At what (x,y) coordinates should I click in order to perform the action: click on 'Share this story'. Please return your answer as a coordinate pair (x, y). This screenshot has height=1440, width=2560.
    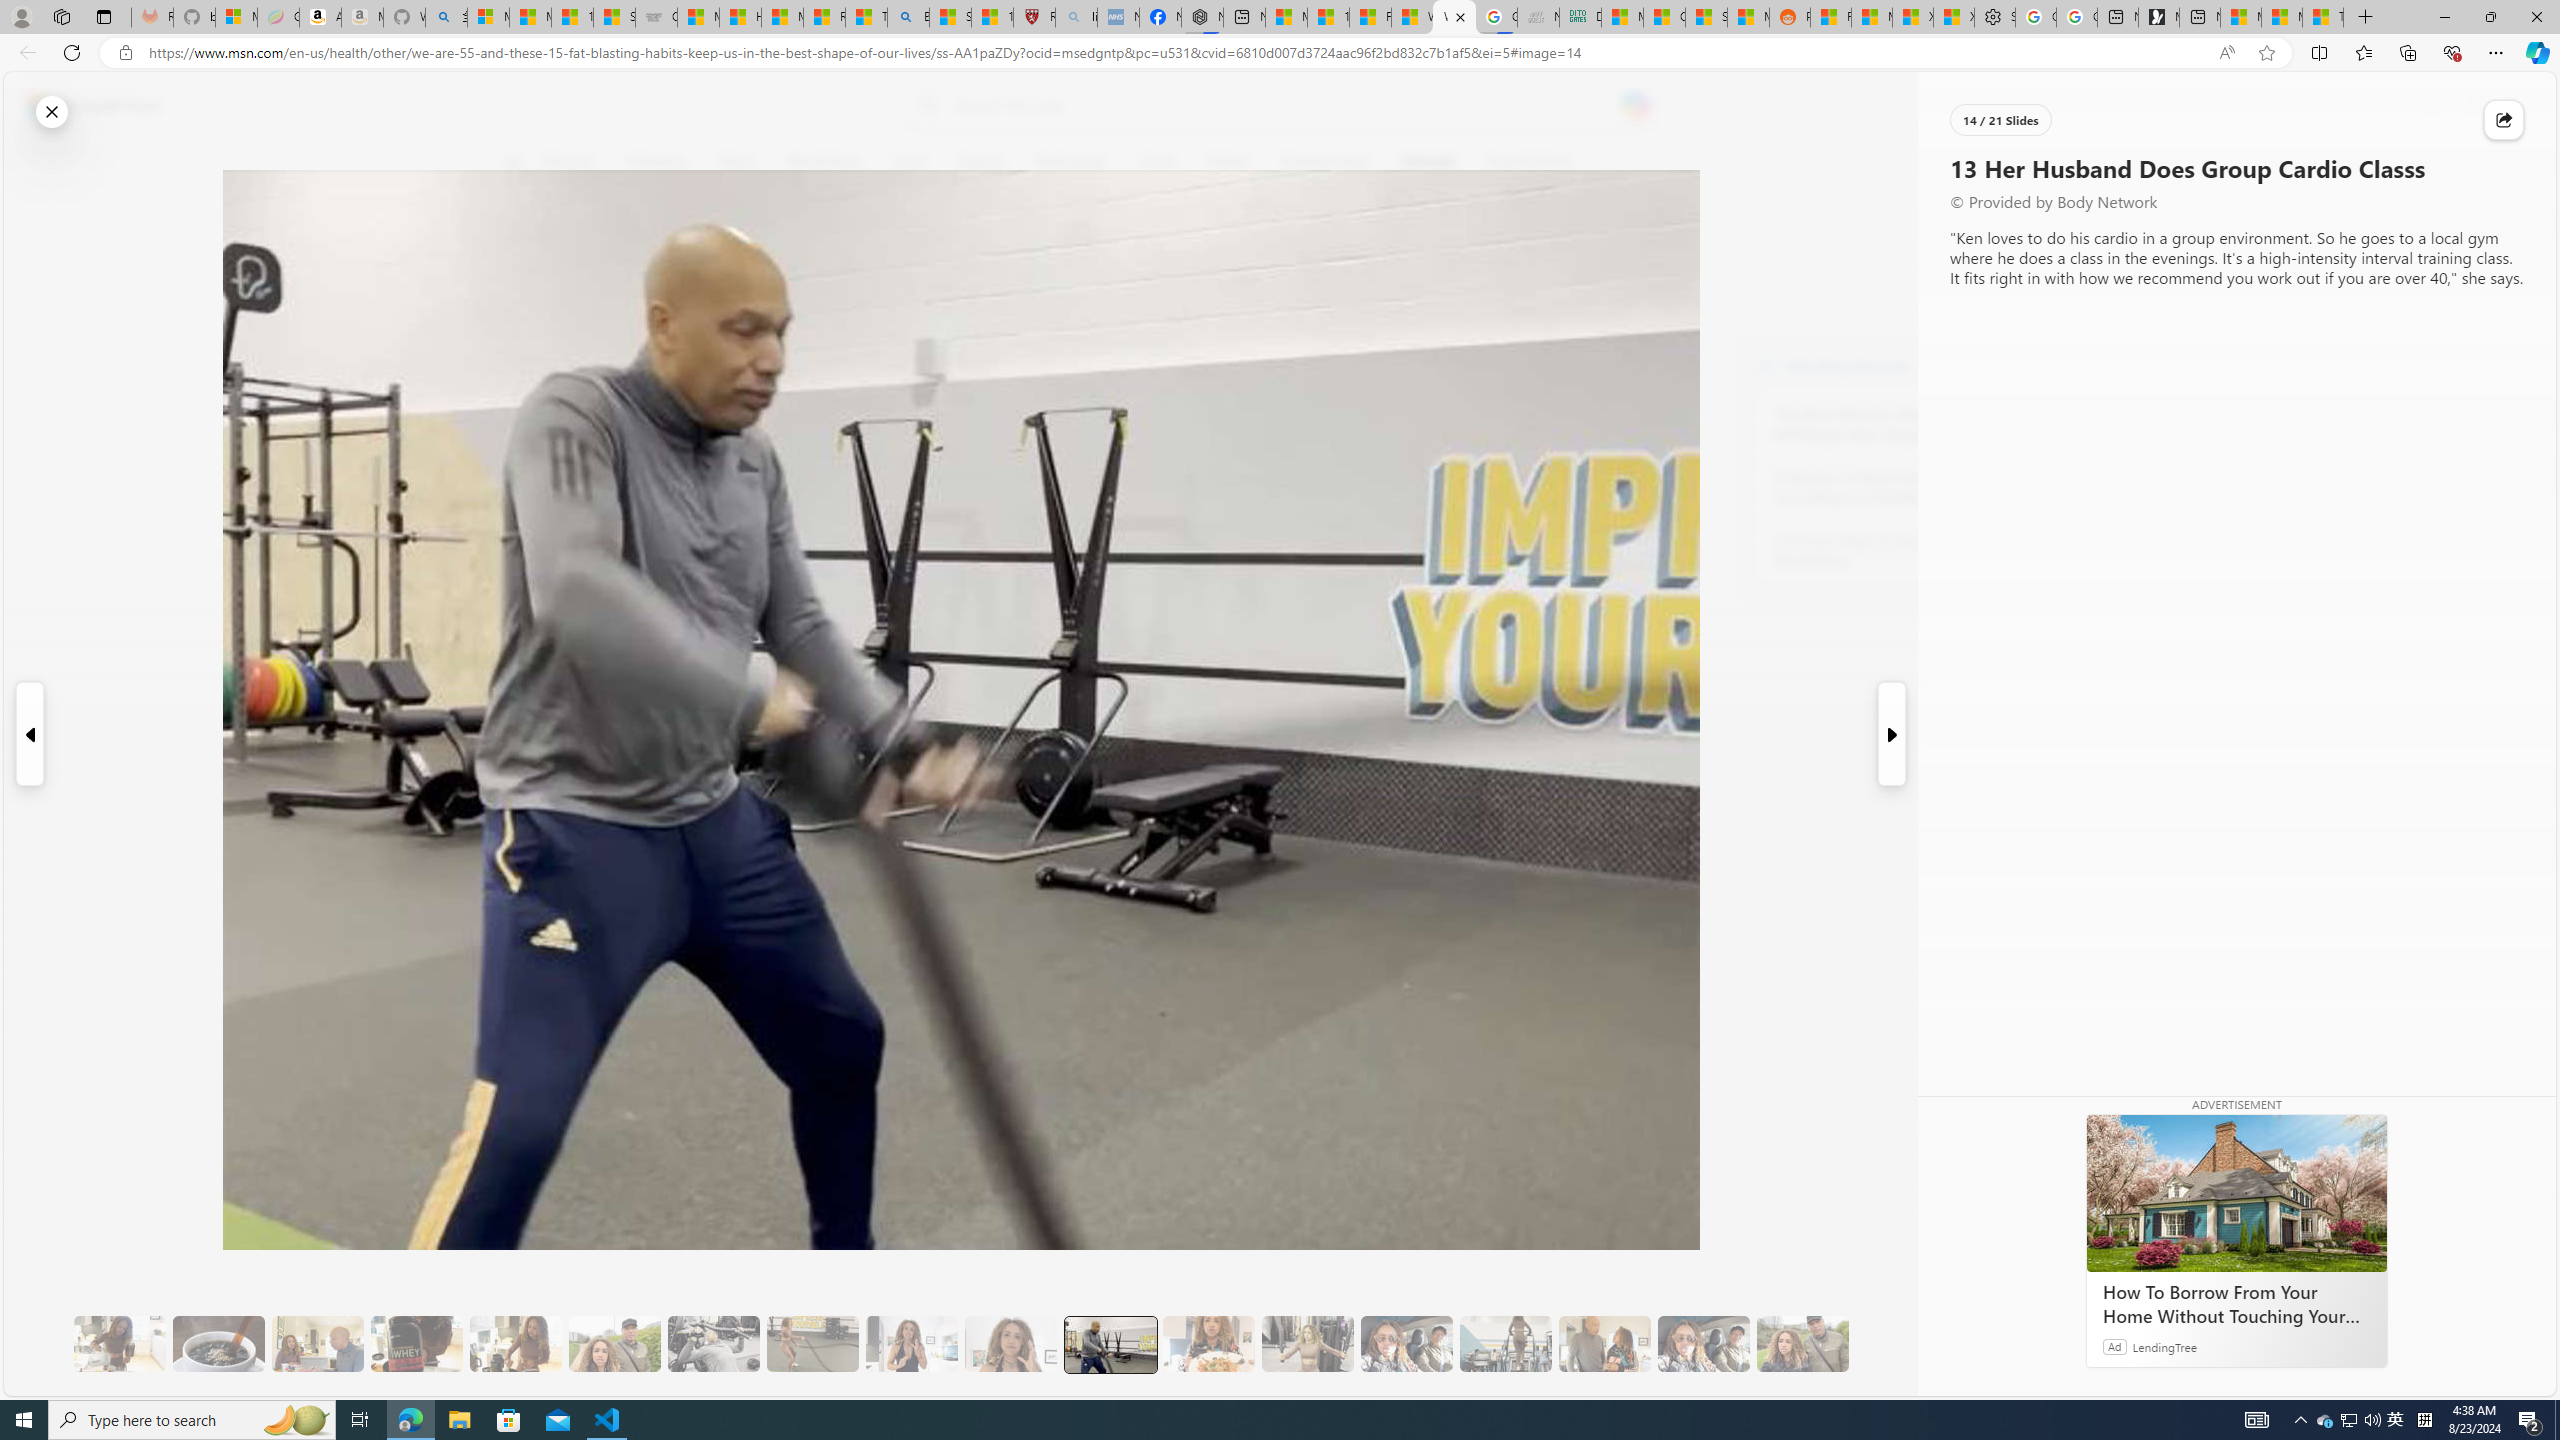
    Looking at the image, I should click on (2502, 118).